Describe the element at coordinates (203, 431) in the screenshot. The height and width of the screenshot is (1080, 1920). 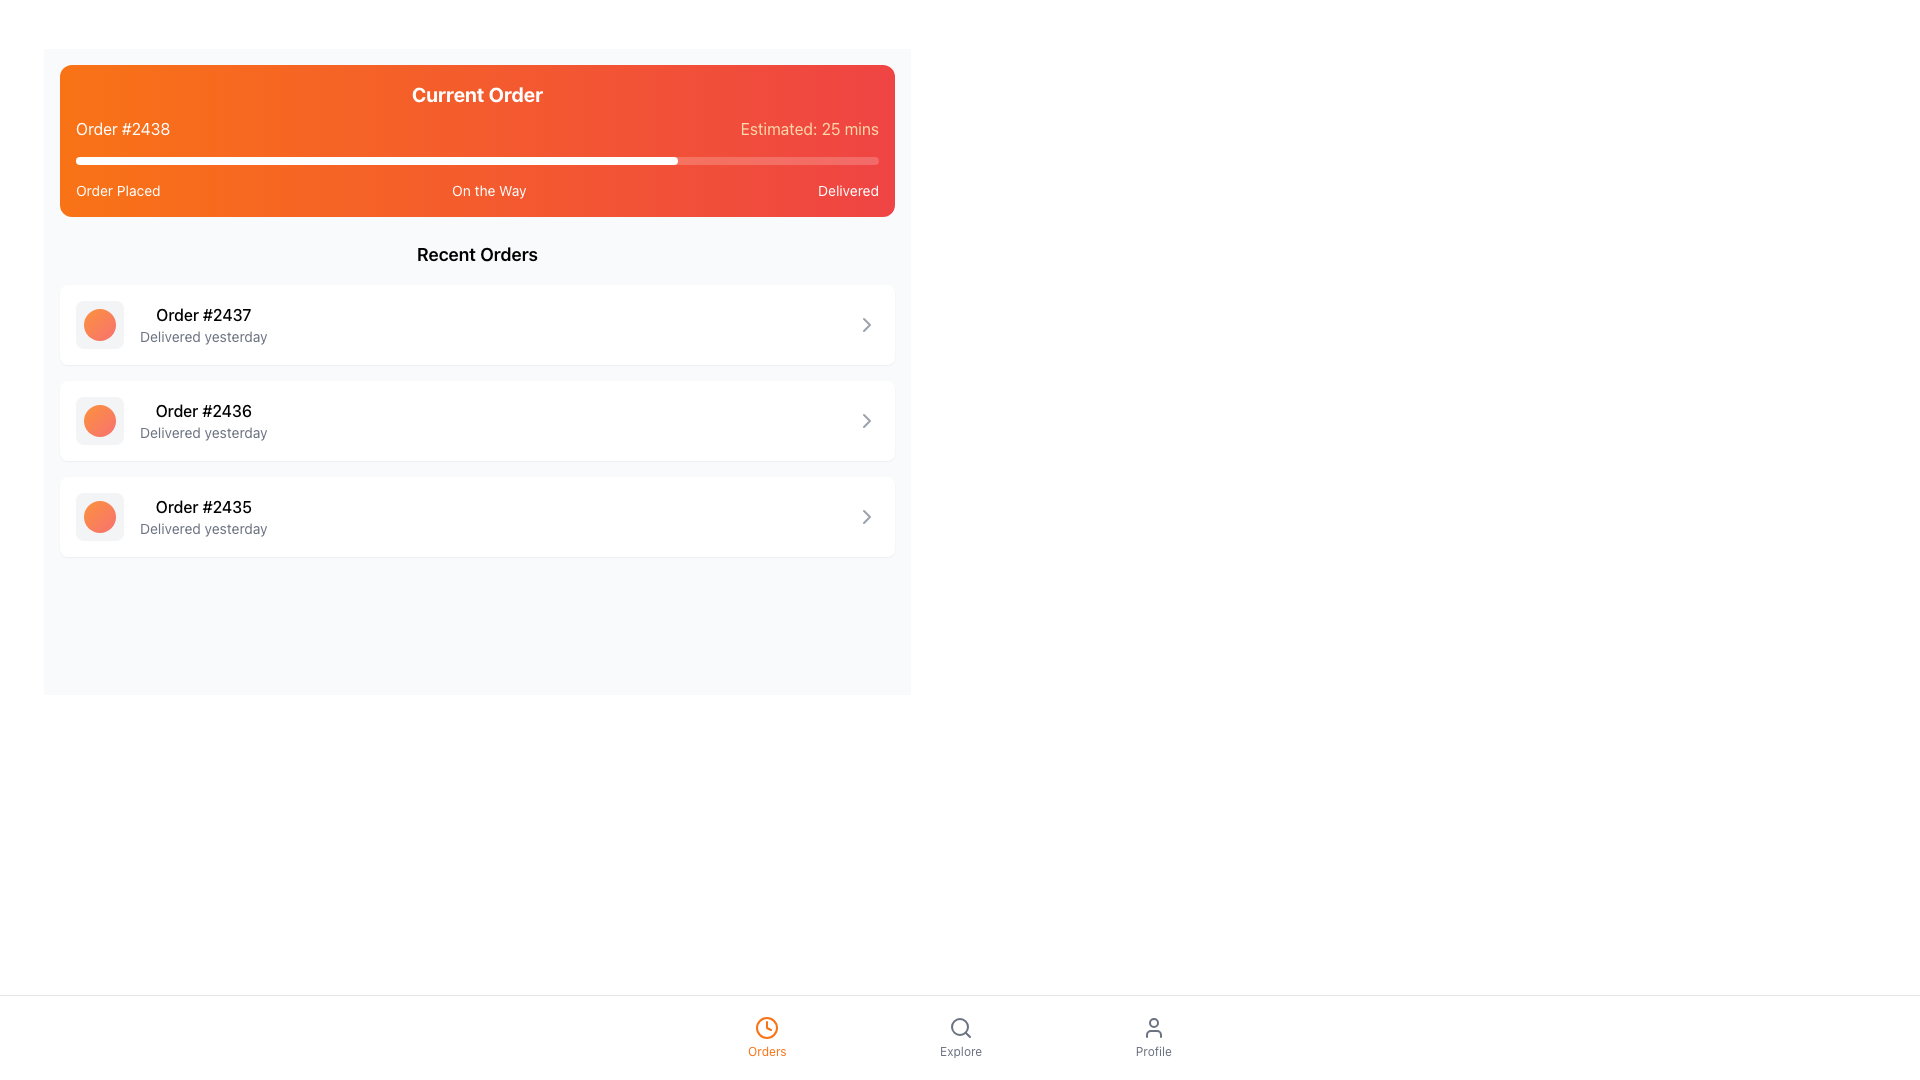
I see `text content of the status message indicating that the associated order was delivered yesterday, located below the 'Order #2436' label in the 'Recent Orders' list` at that location.